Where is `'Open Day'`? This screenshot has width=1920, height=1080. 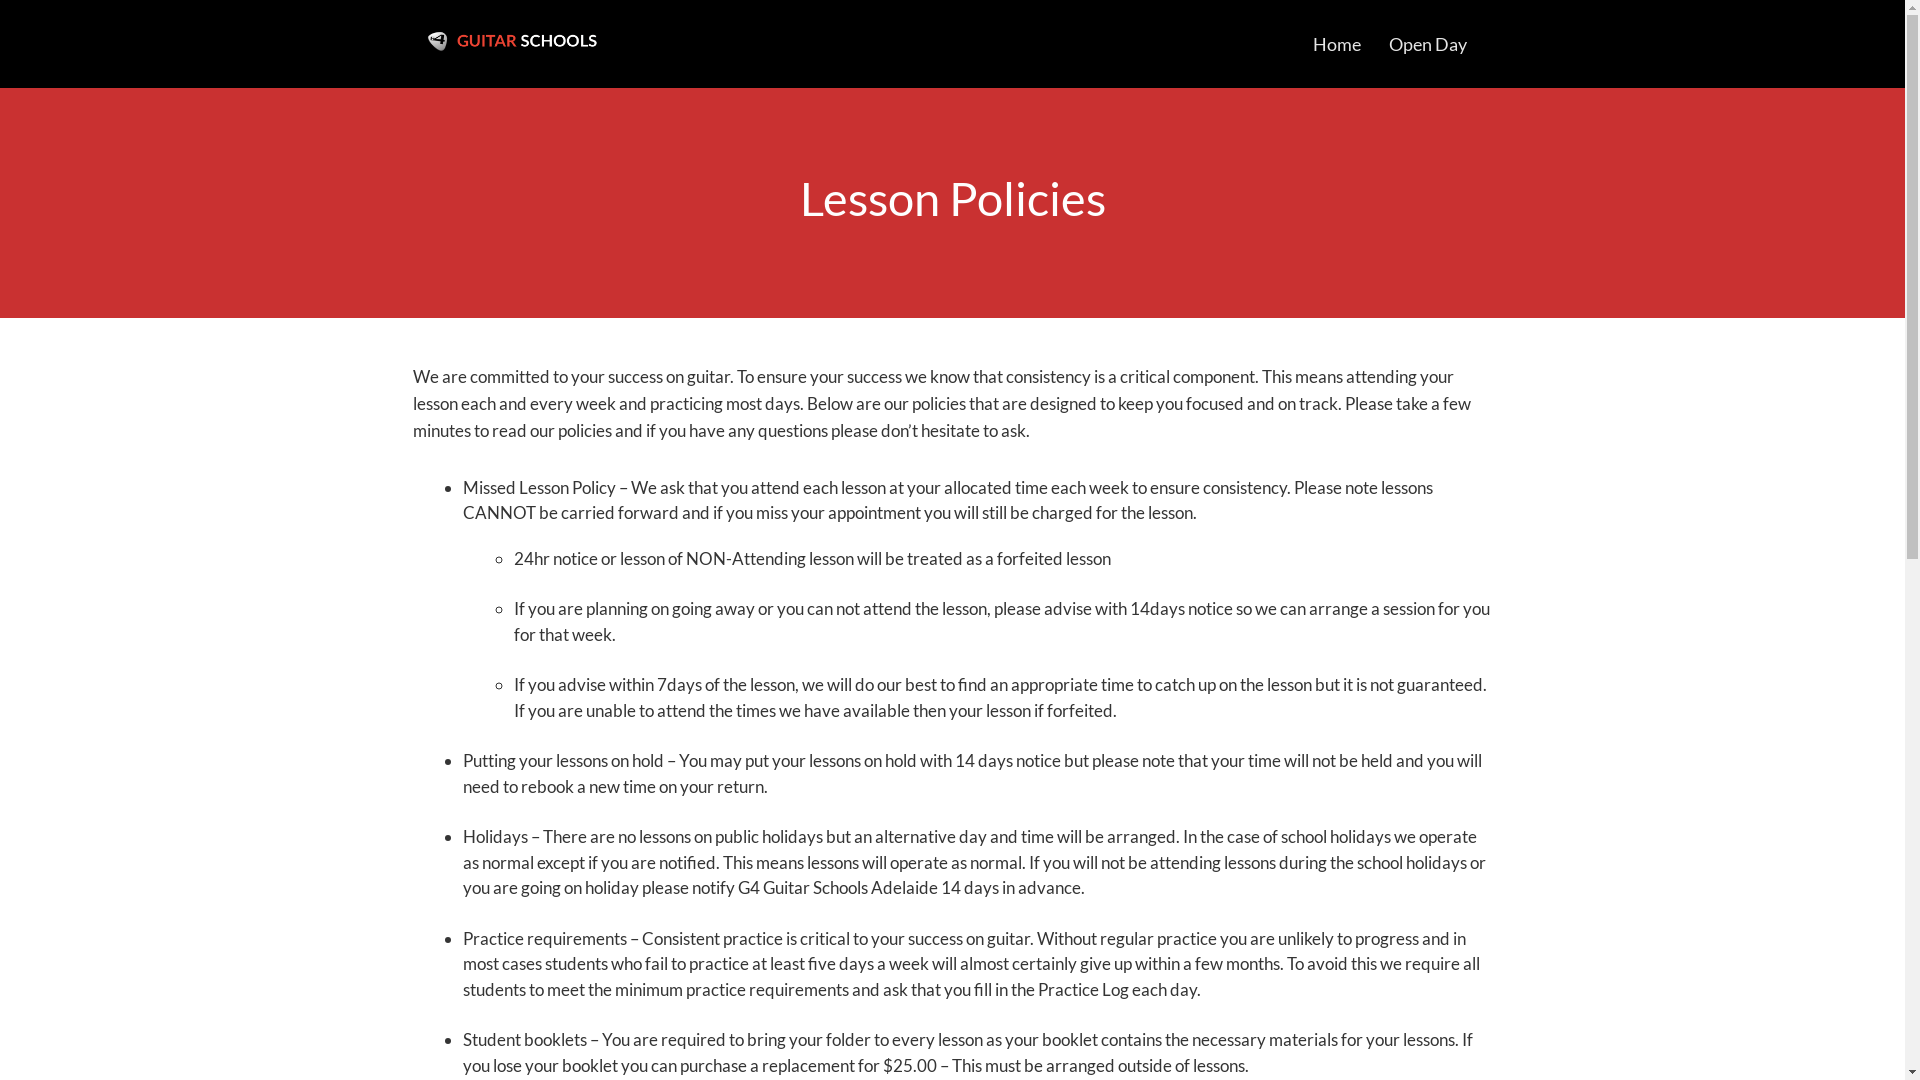
'Open Day' is located at coordinates (1426, 43).